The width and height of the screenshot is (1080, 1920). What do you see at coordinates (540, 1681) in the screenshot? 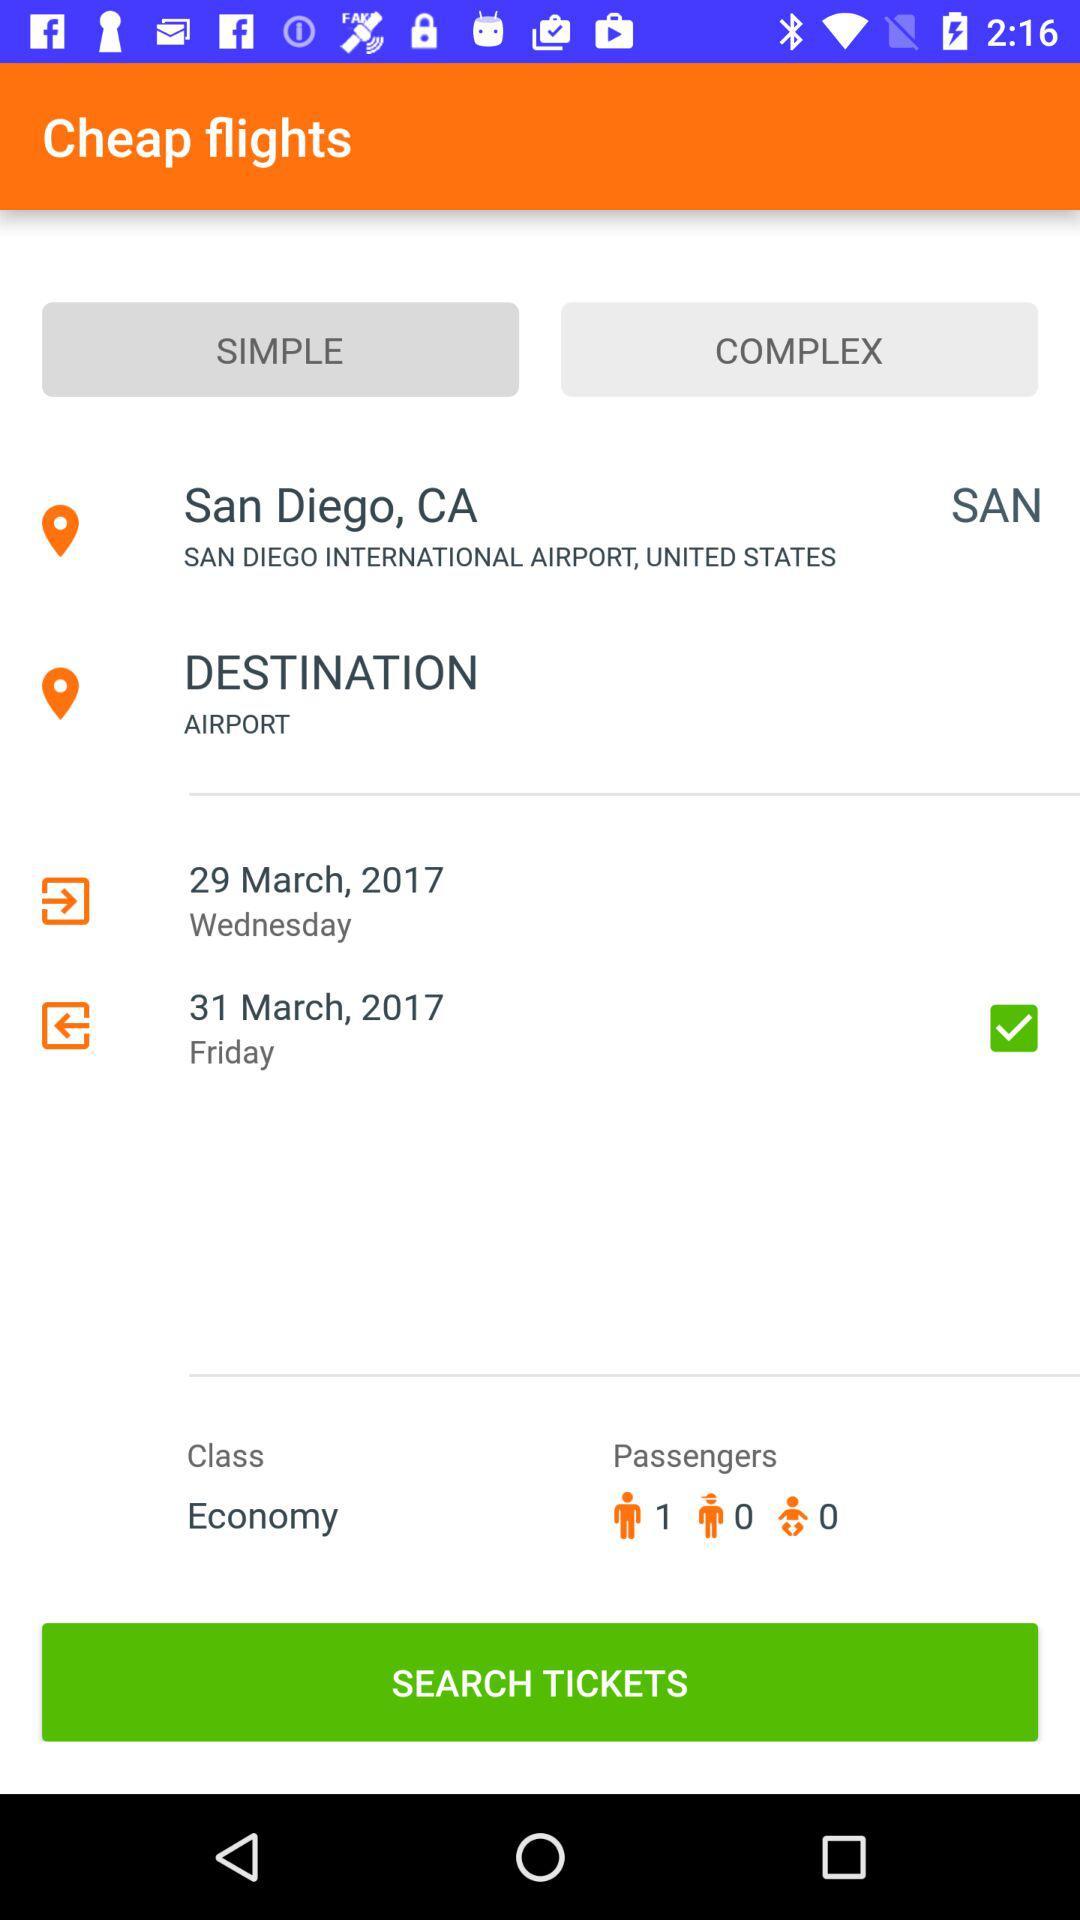
I see `icon below 1 item` at bounding box center [540, 1681].